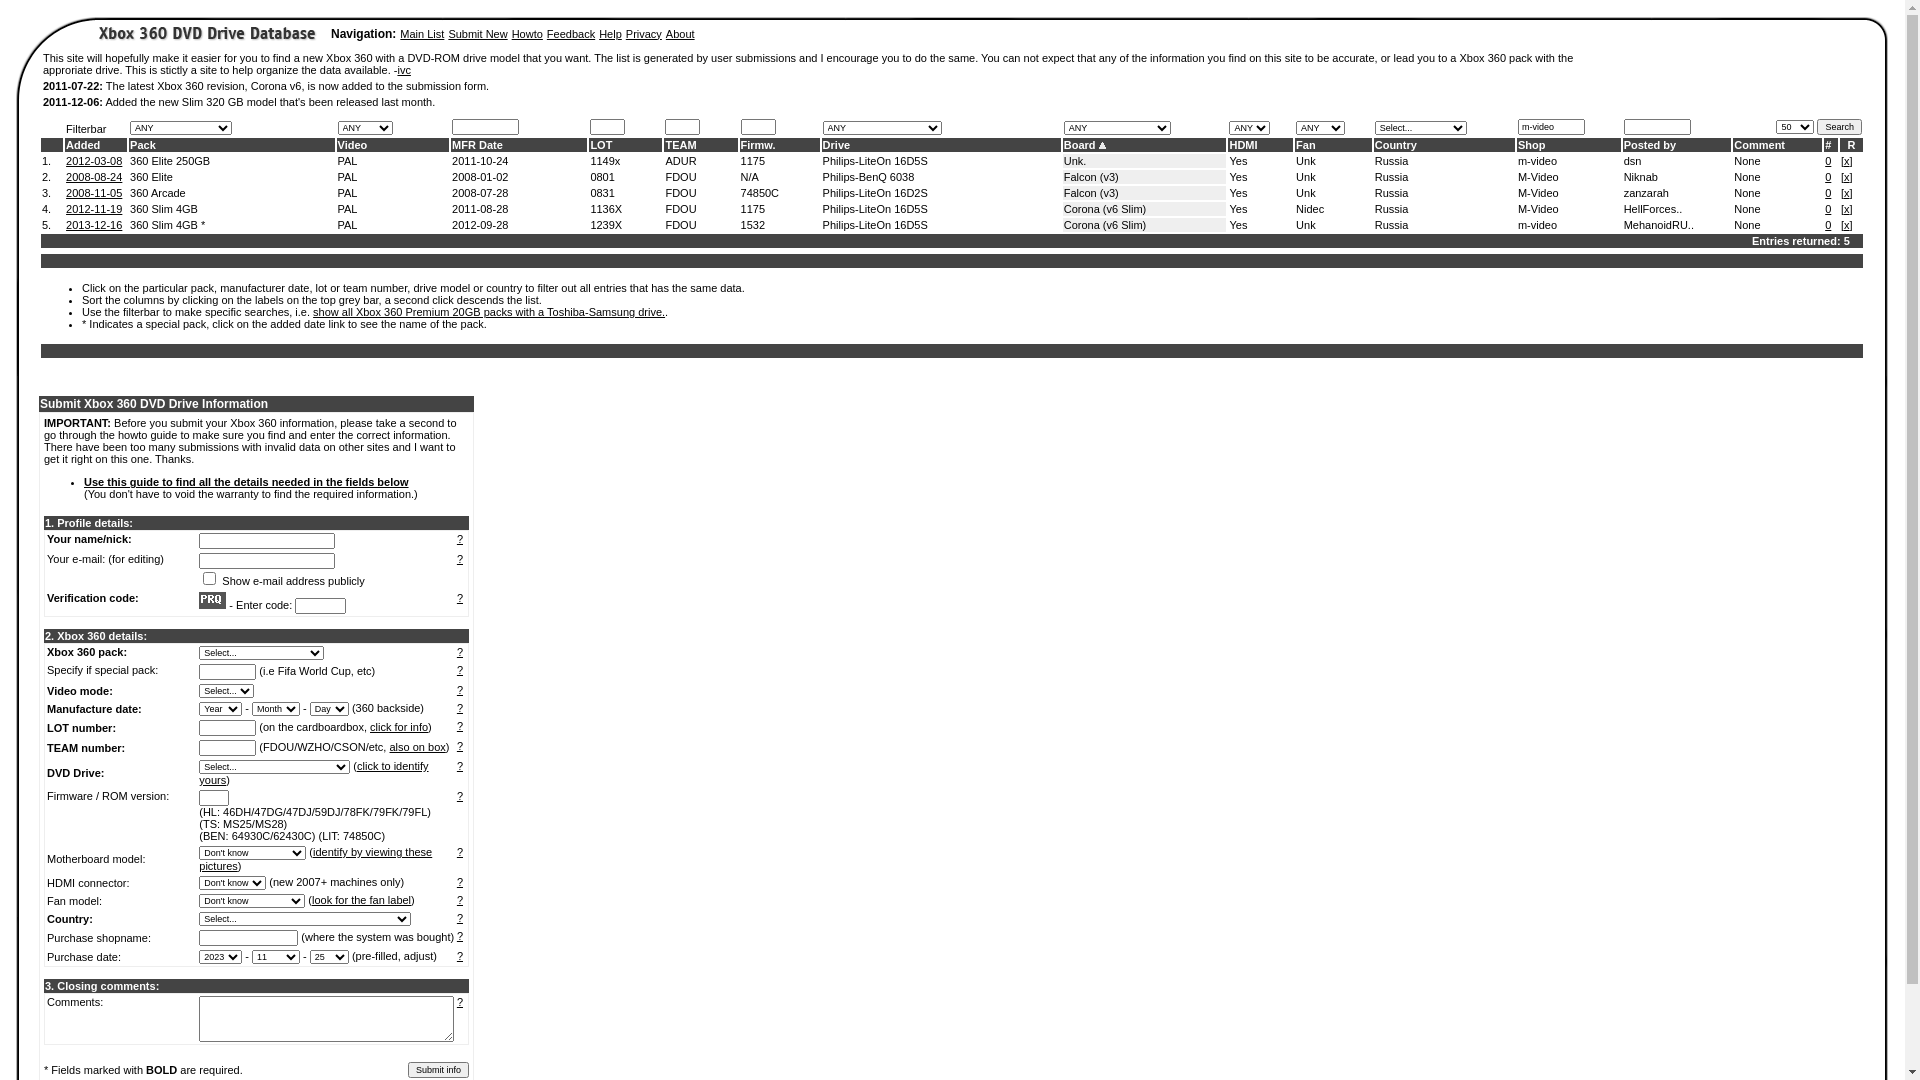  What do you see at coordinates (1846, 192) in the screenshot?
I see `'x'` at bounding box center [1846, 192].